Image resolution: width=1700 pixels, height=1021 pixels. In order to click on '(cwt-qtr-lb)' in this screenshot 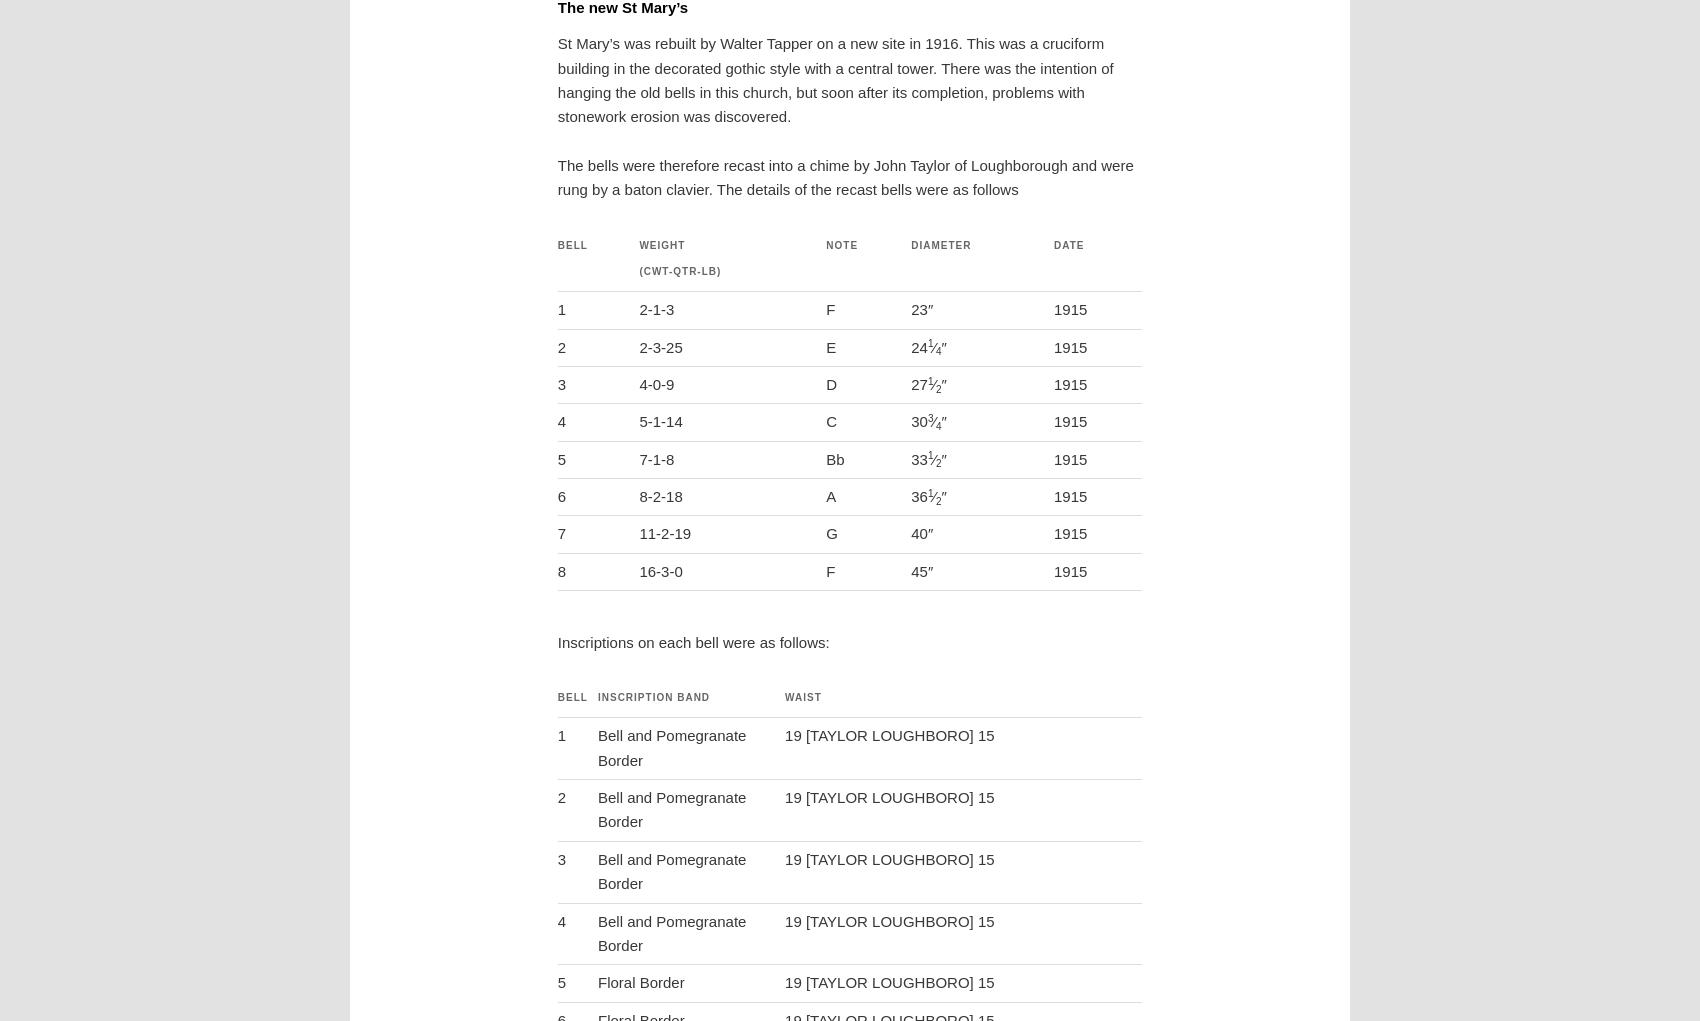, I will do `click(680, 270)`.